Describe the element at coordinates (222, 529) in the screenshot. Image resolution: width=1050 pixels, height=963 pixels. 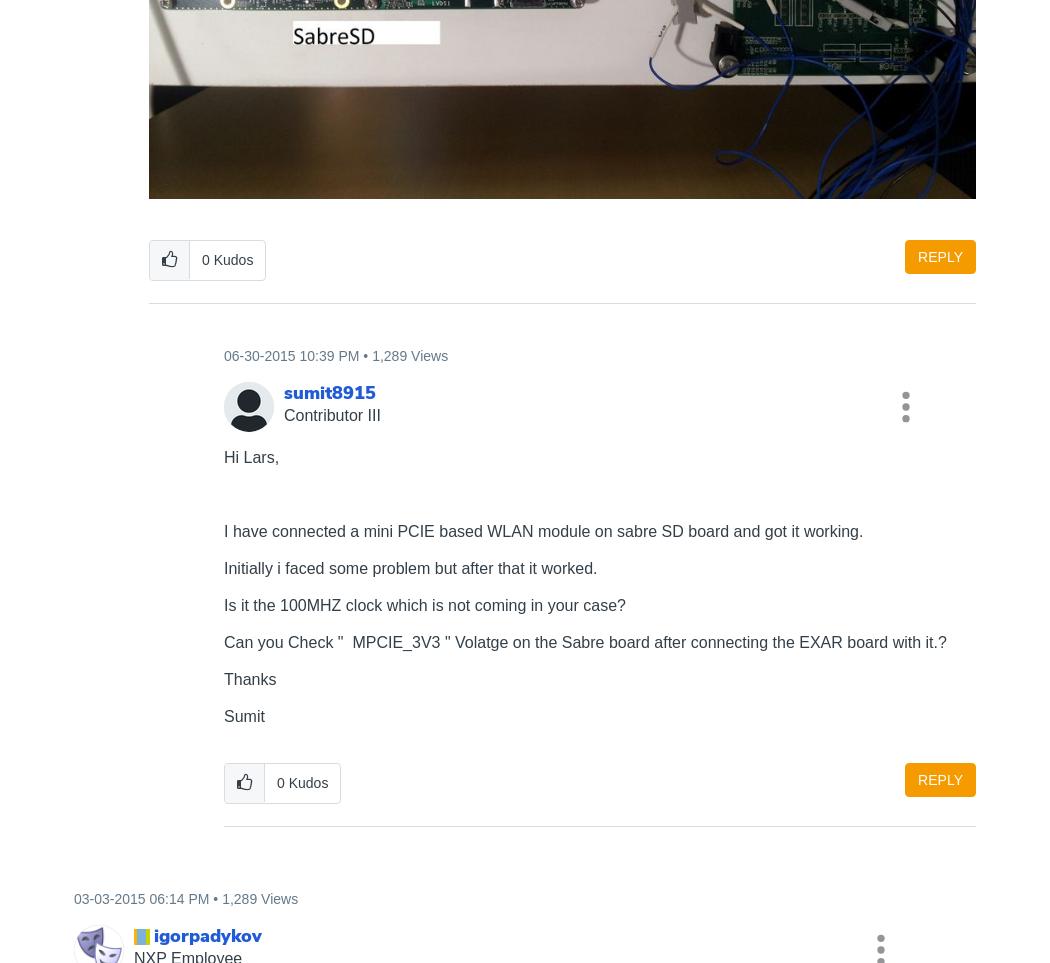
I see `'I have connected a mini PCIE based WLAN module on sabre SD board and got it working.'` at that location.